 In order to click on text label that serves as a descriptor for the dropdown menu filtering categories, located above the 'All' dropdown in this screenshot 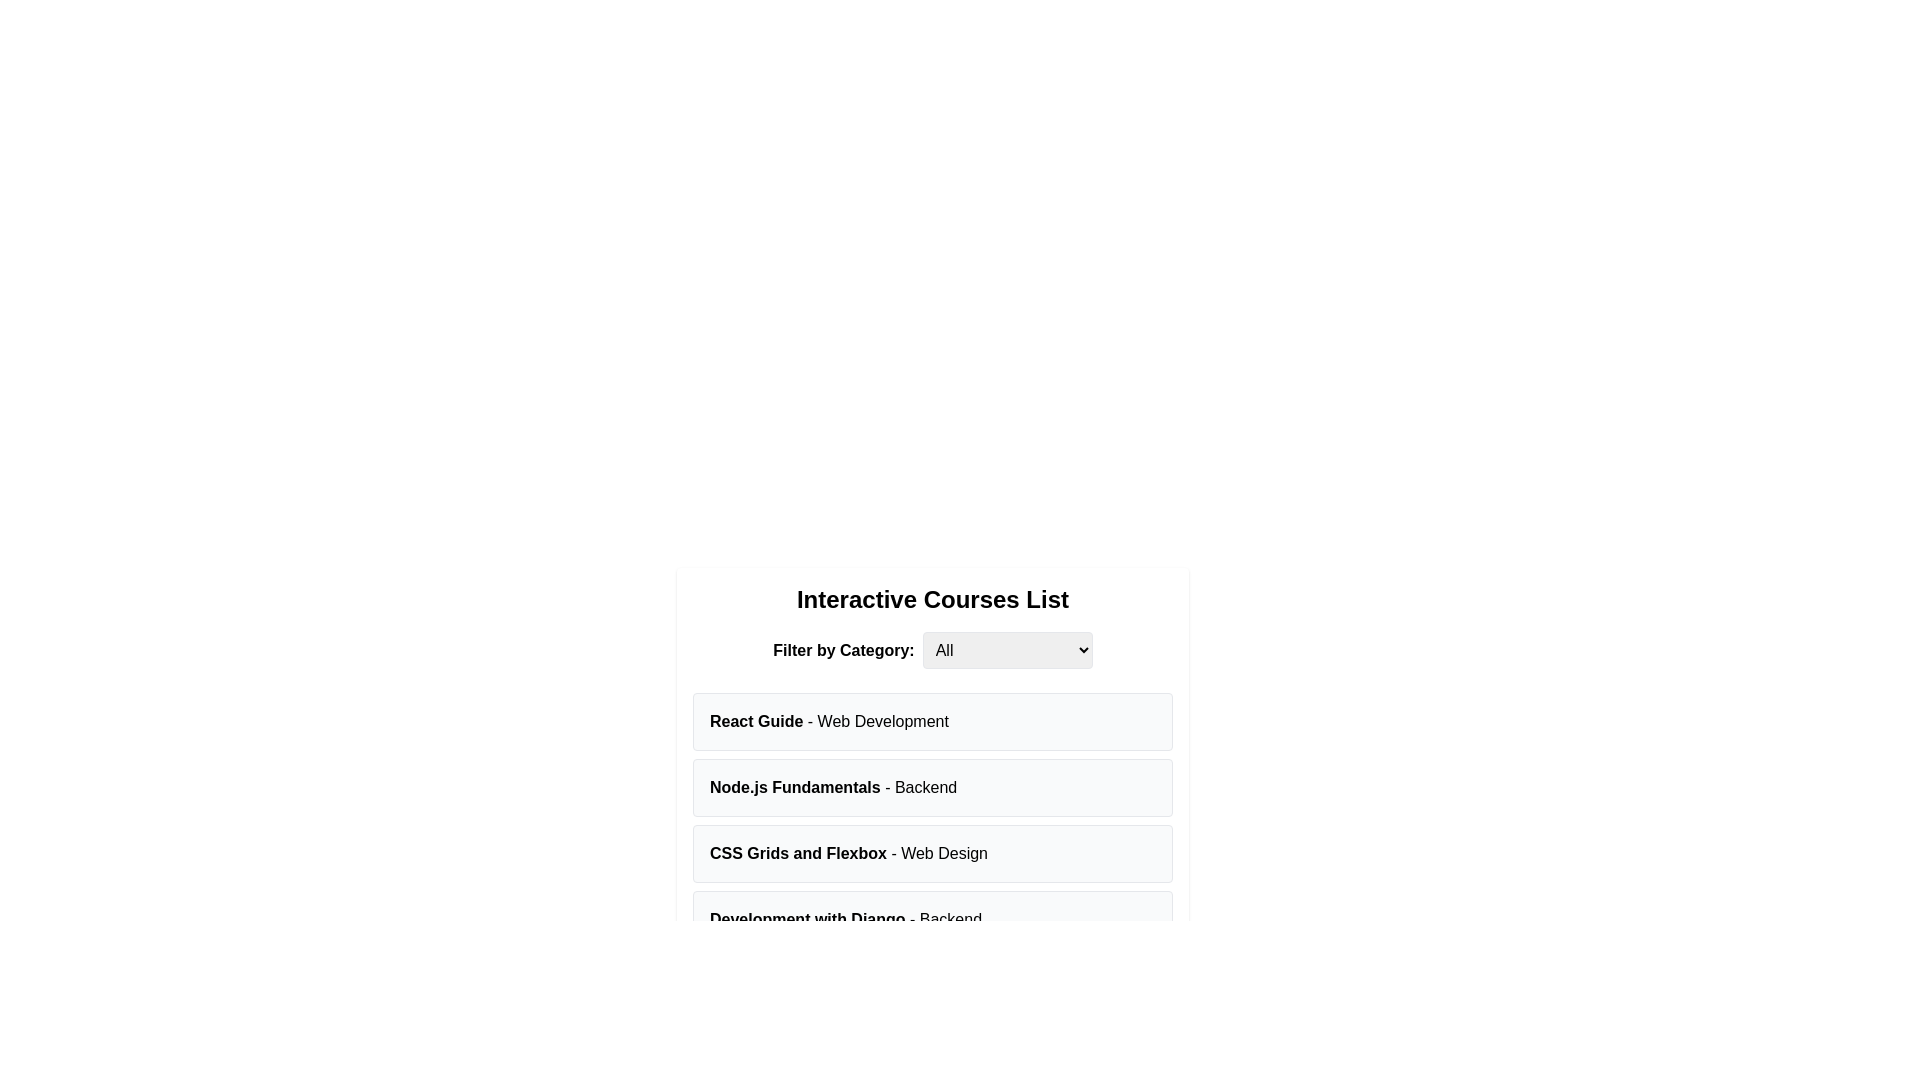, I will do `click(844, 650)`.